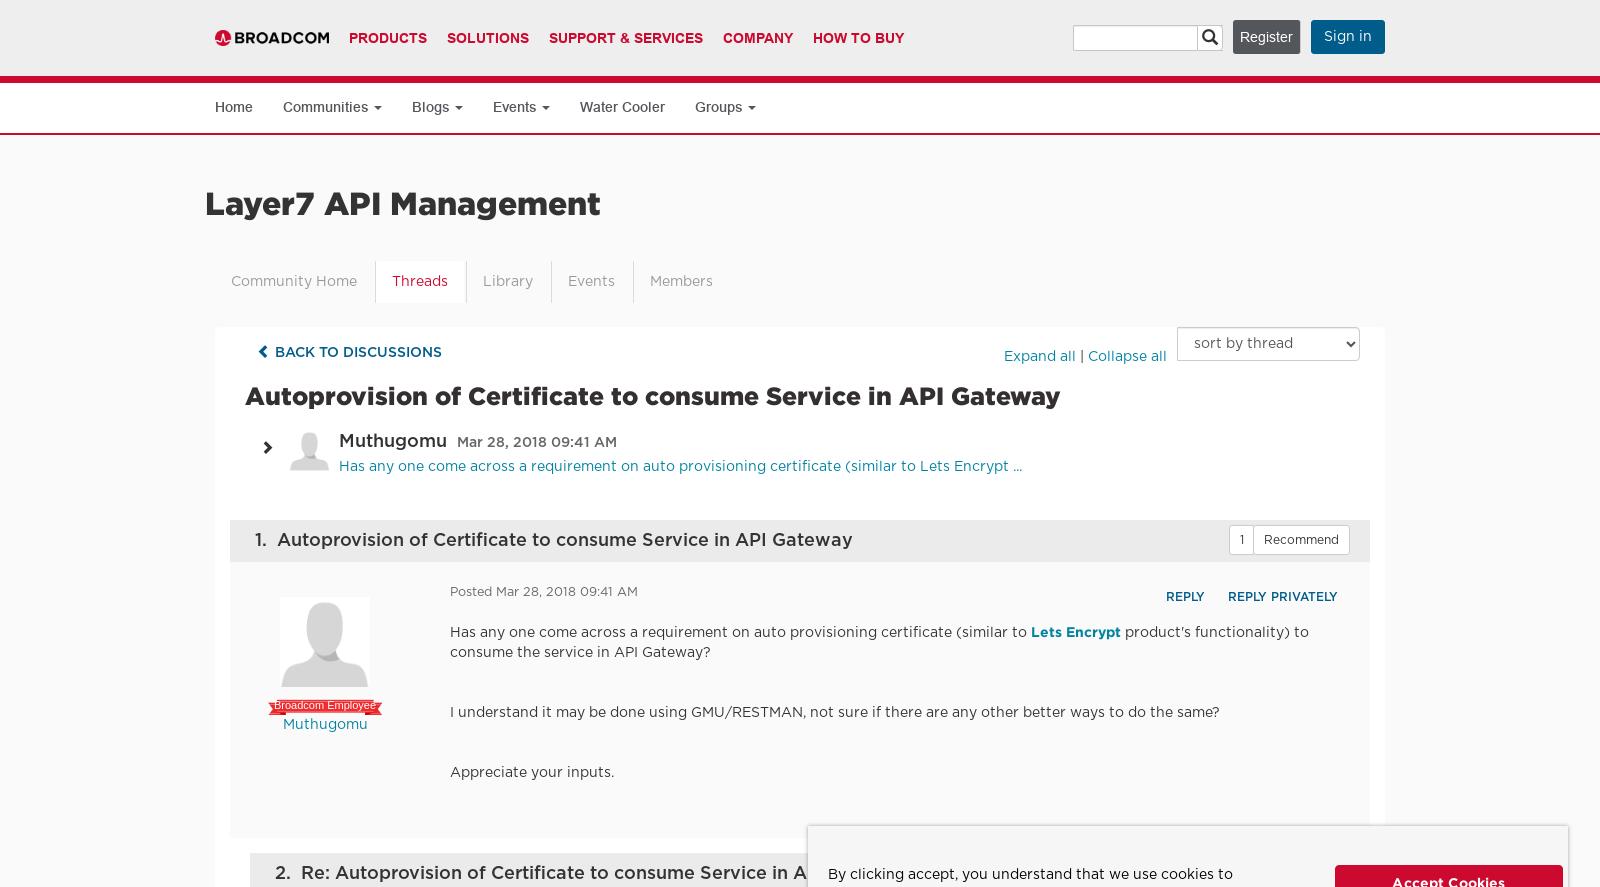 The width and height of the screenshot is (1600, 887). Describe the element at coordinates (419, 280) in the screenshot. I see `'Threads'` at that location.